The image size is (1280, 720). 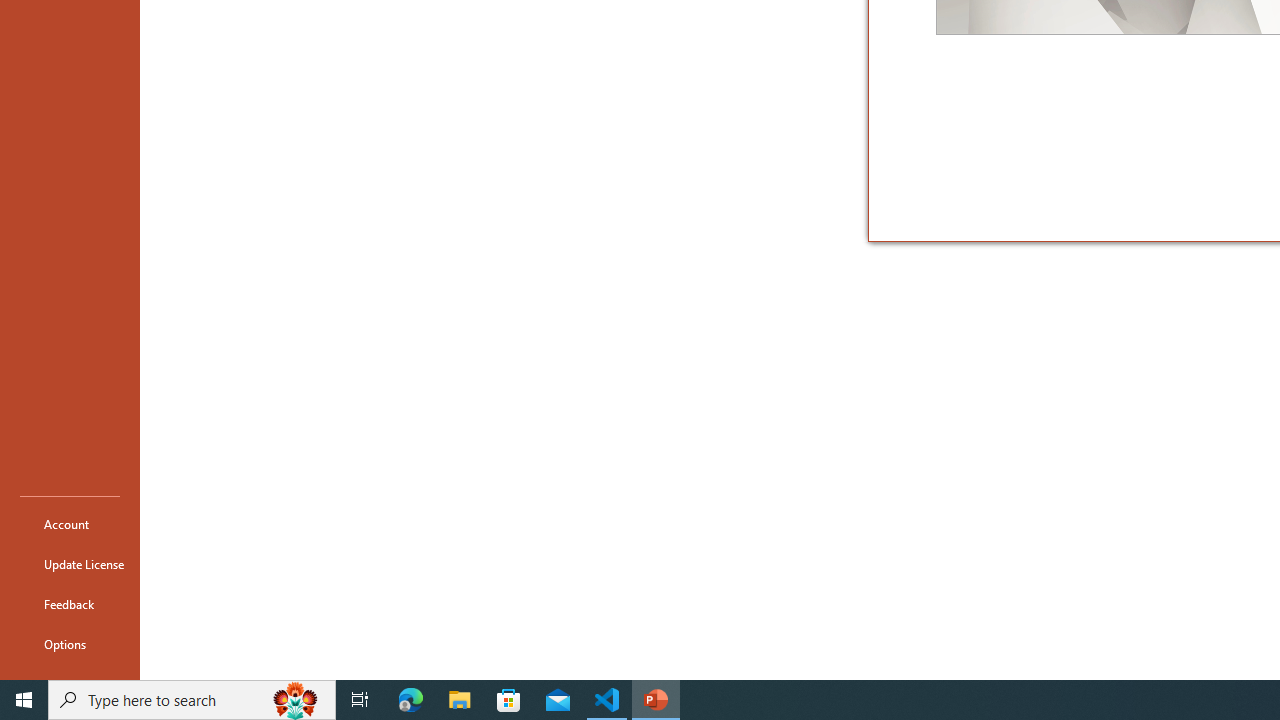 I want to click on 'Feedback', so click(x=69, y=603).